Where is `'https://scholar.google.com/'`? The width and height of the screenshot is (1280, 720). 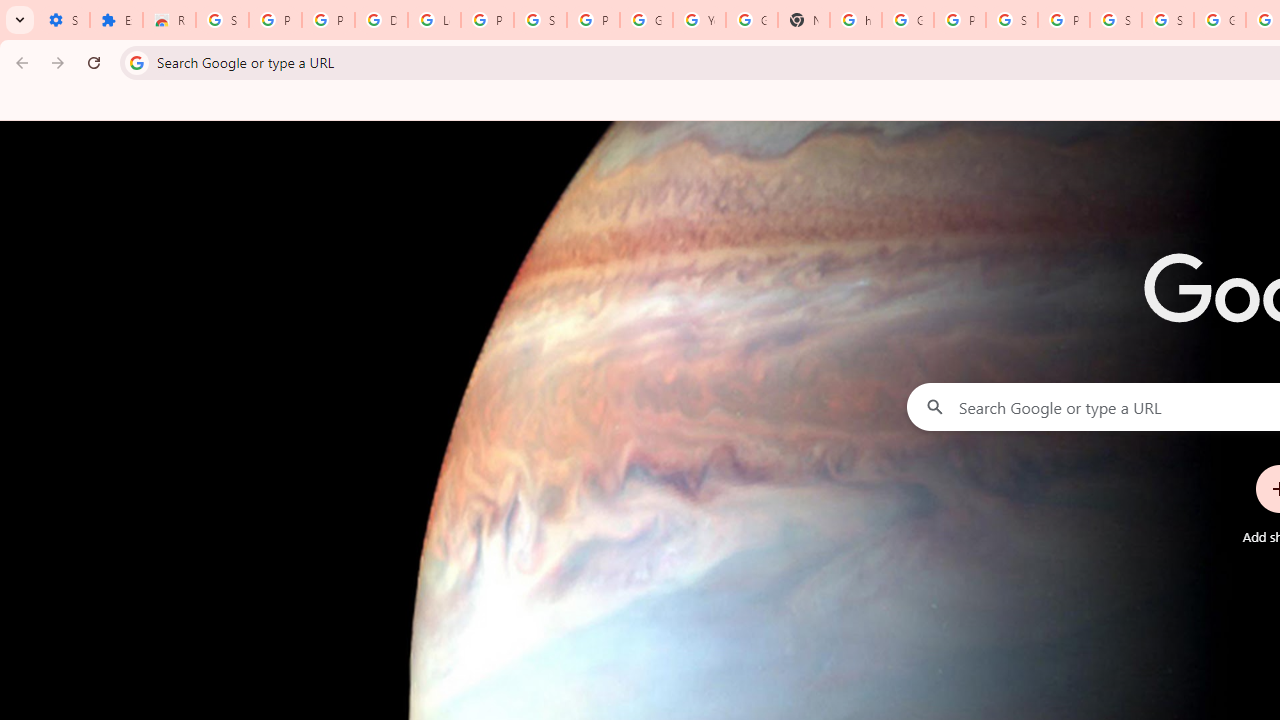 'https://scholar.google.com/' is located at coordinates (855, 20).